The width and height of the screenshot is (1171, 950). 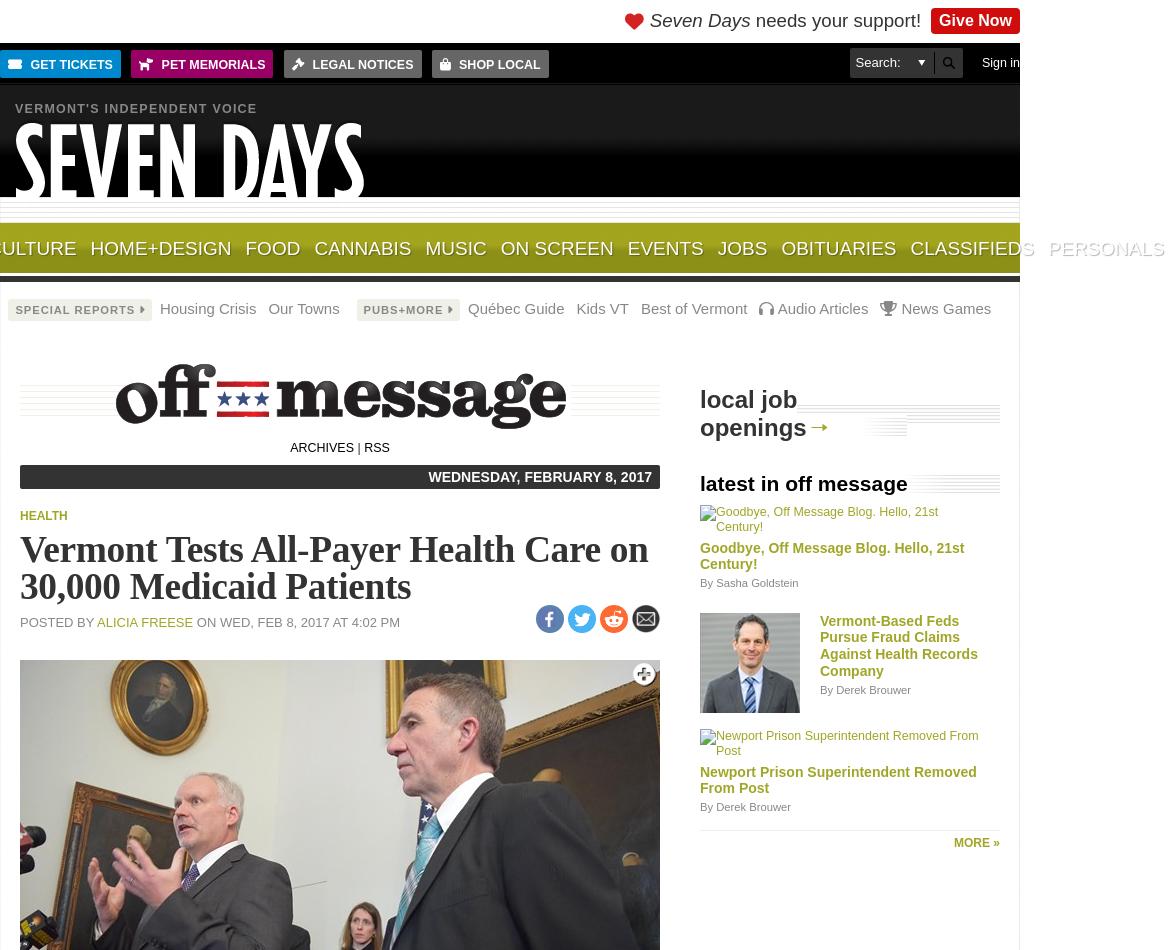 What do you see at coordinates (601, 307) in the screenshot?
I see `'Kids VT'` at bounding box center [601, 307].